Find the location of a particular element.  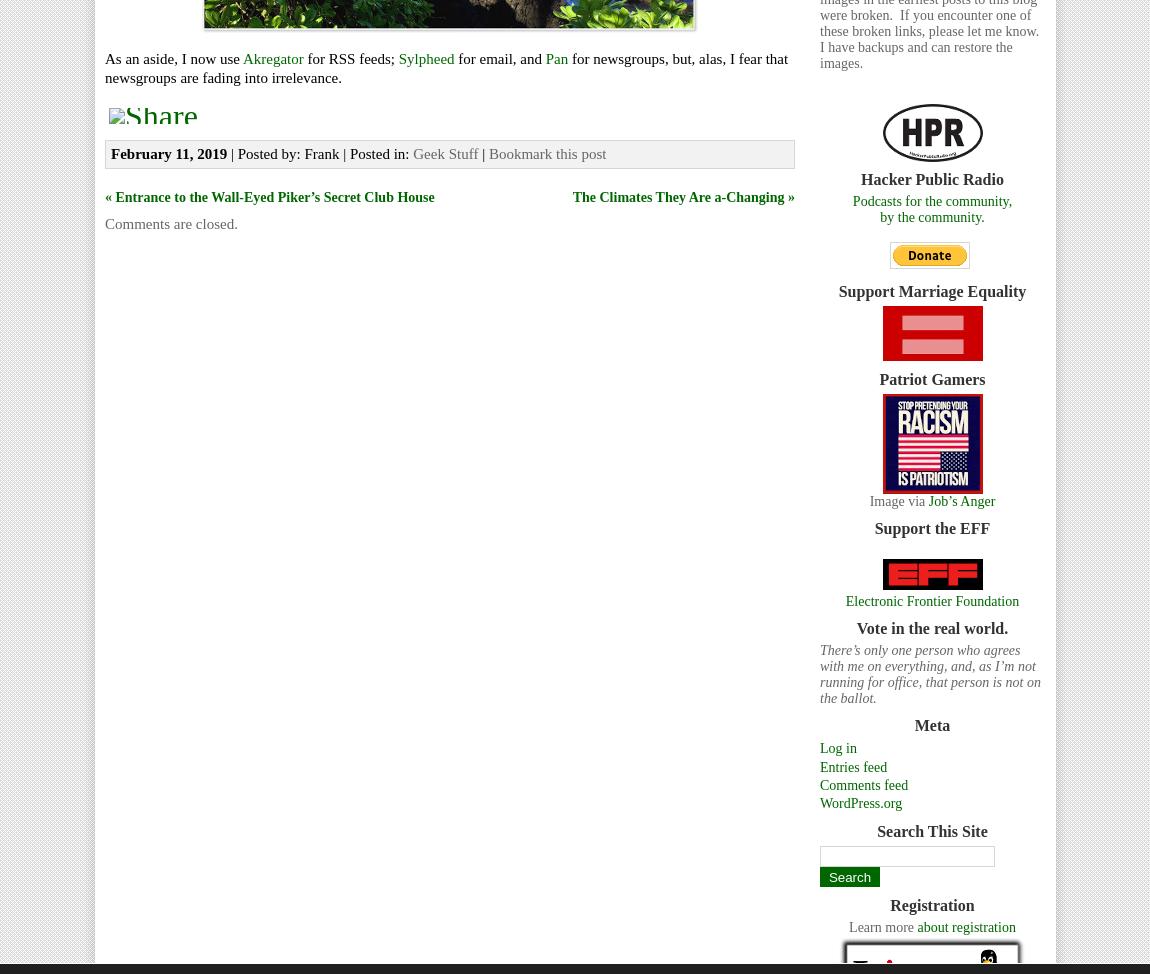

'Comments are closed.' is located at coordinates (170, 223).